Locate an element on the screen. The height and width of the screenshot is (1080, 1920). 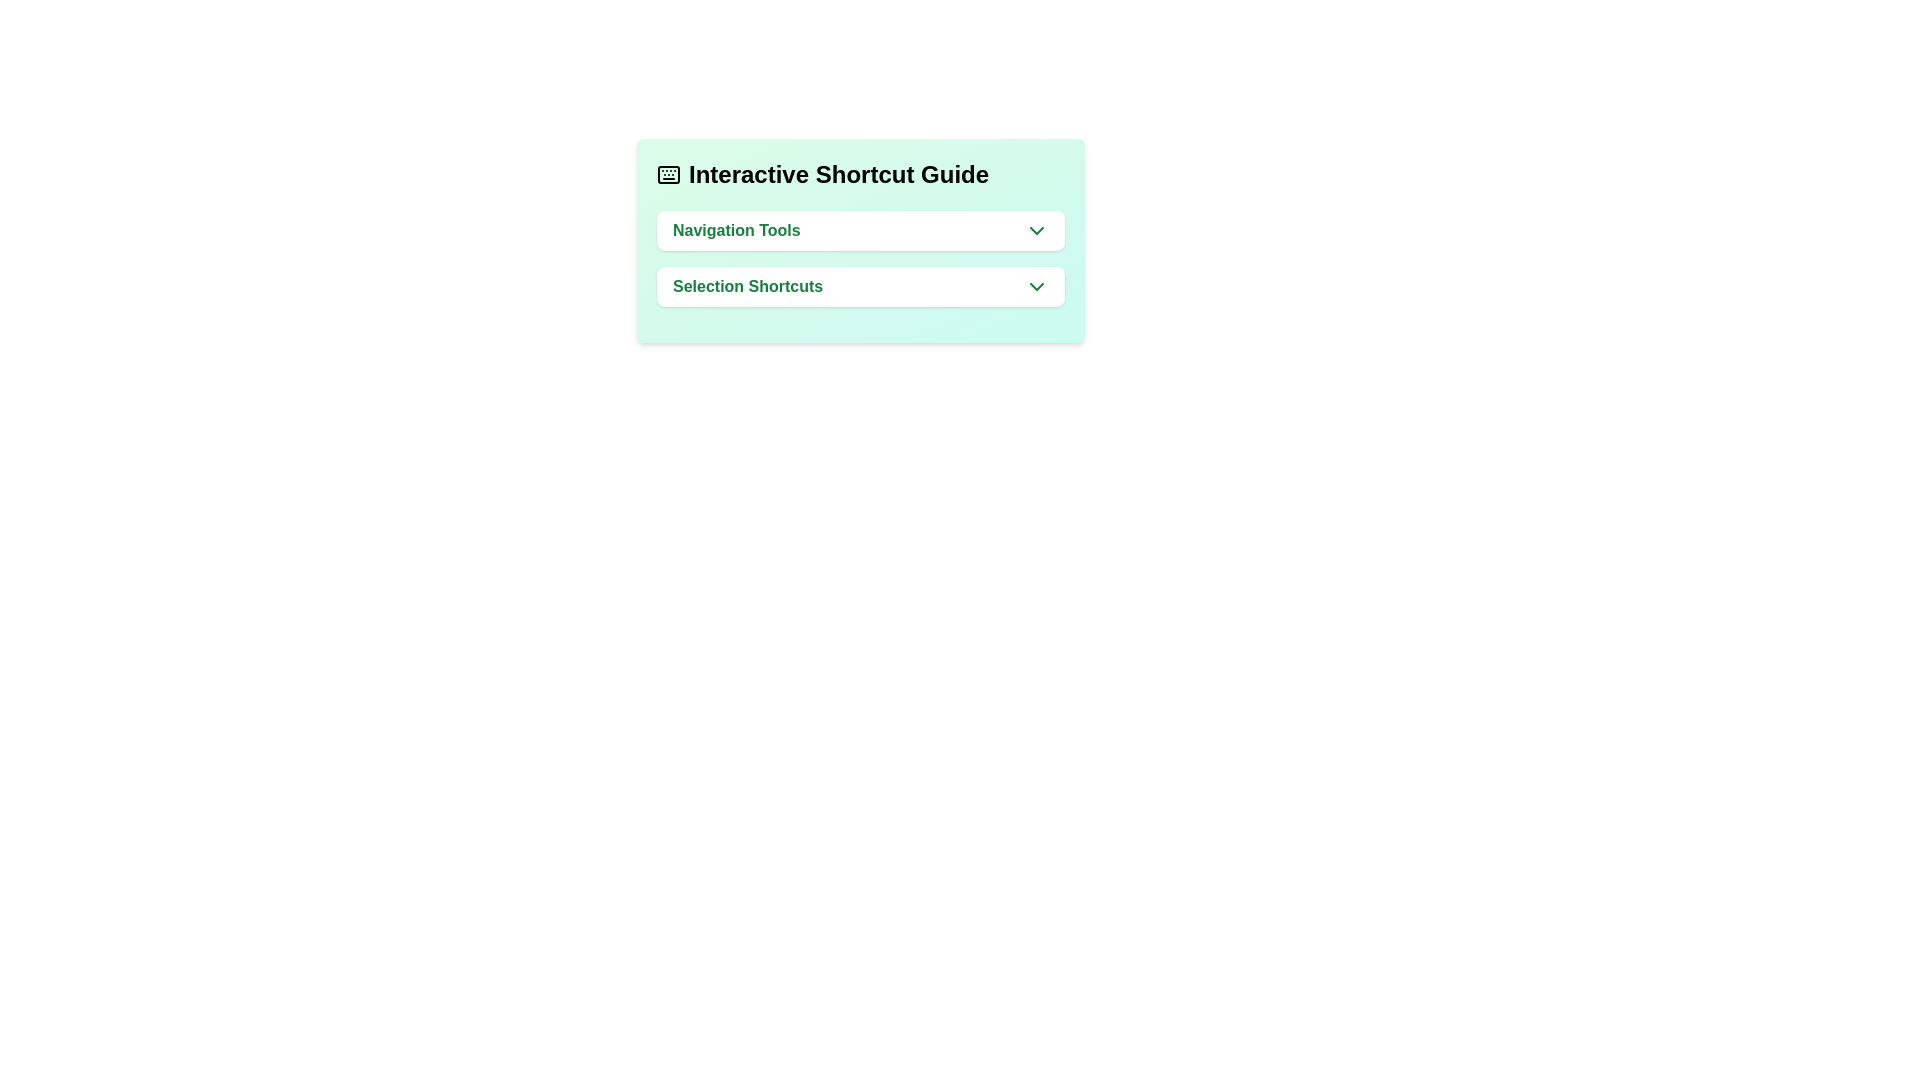
the downward-pointing chevron icon with a green stroke is located at coordinates (1036, 286).